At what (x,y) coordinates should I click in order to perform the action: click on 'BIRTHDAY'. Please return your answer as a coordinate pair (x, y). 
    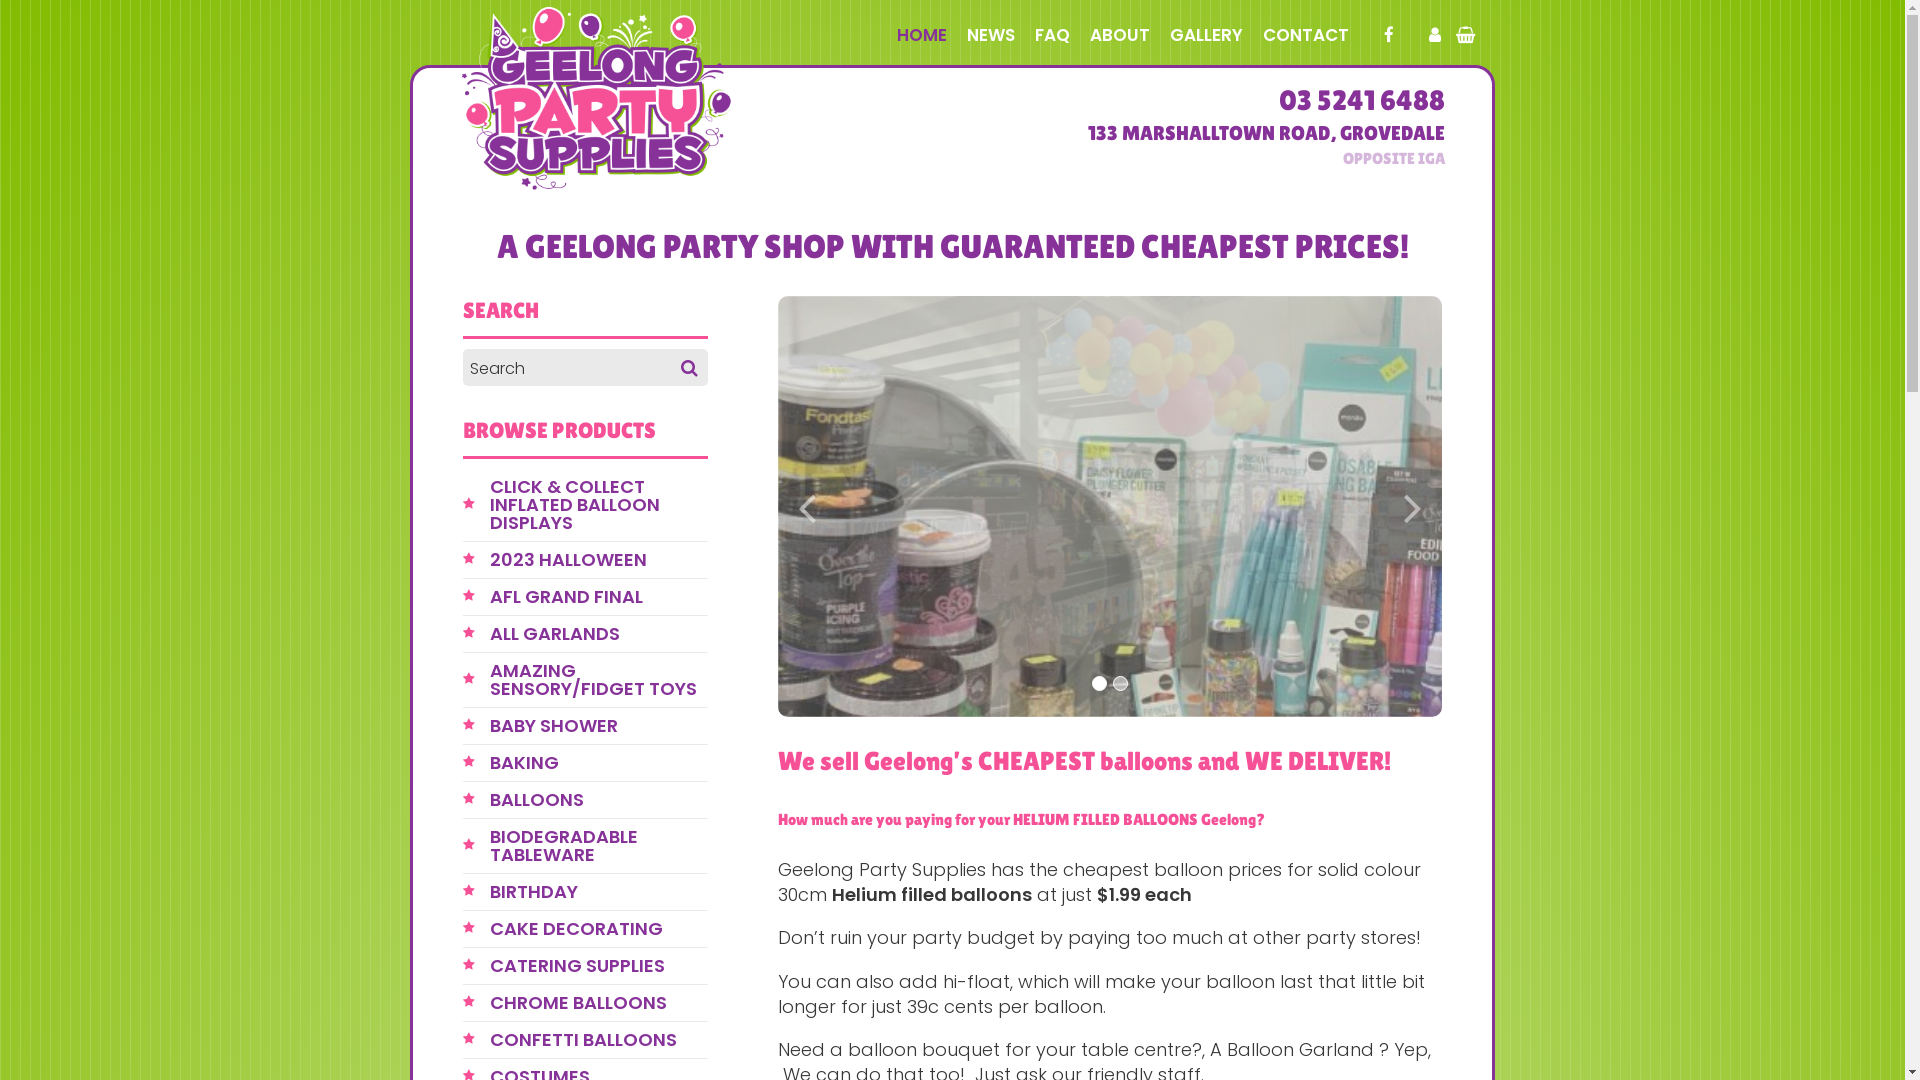
    Looking at the image, I should click on (489, 890).